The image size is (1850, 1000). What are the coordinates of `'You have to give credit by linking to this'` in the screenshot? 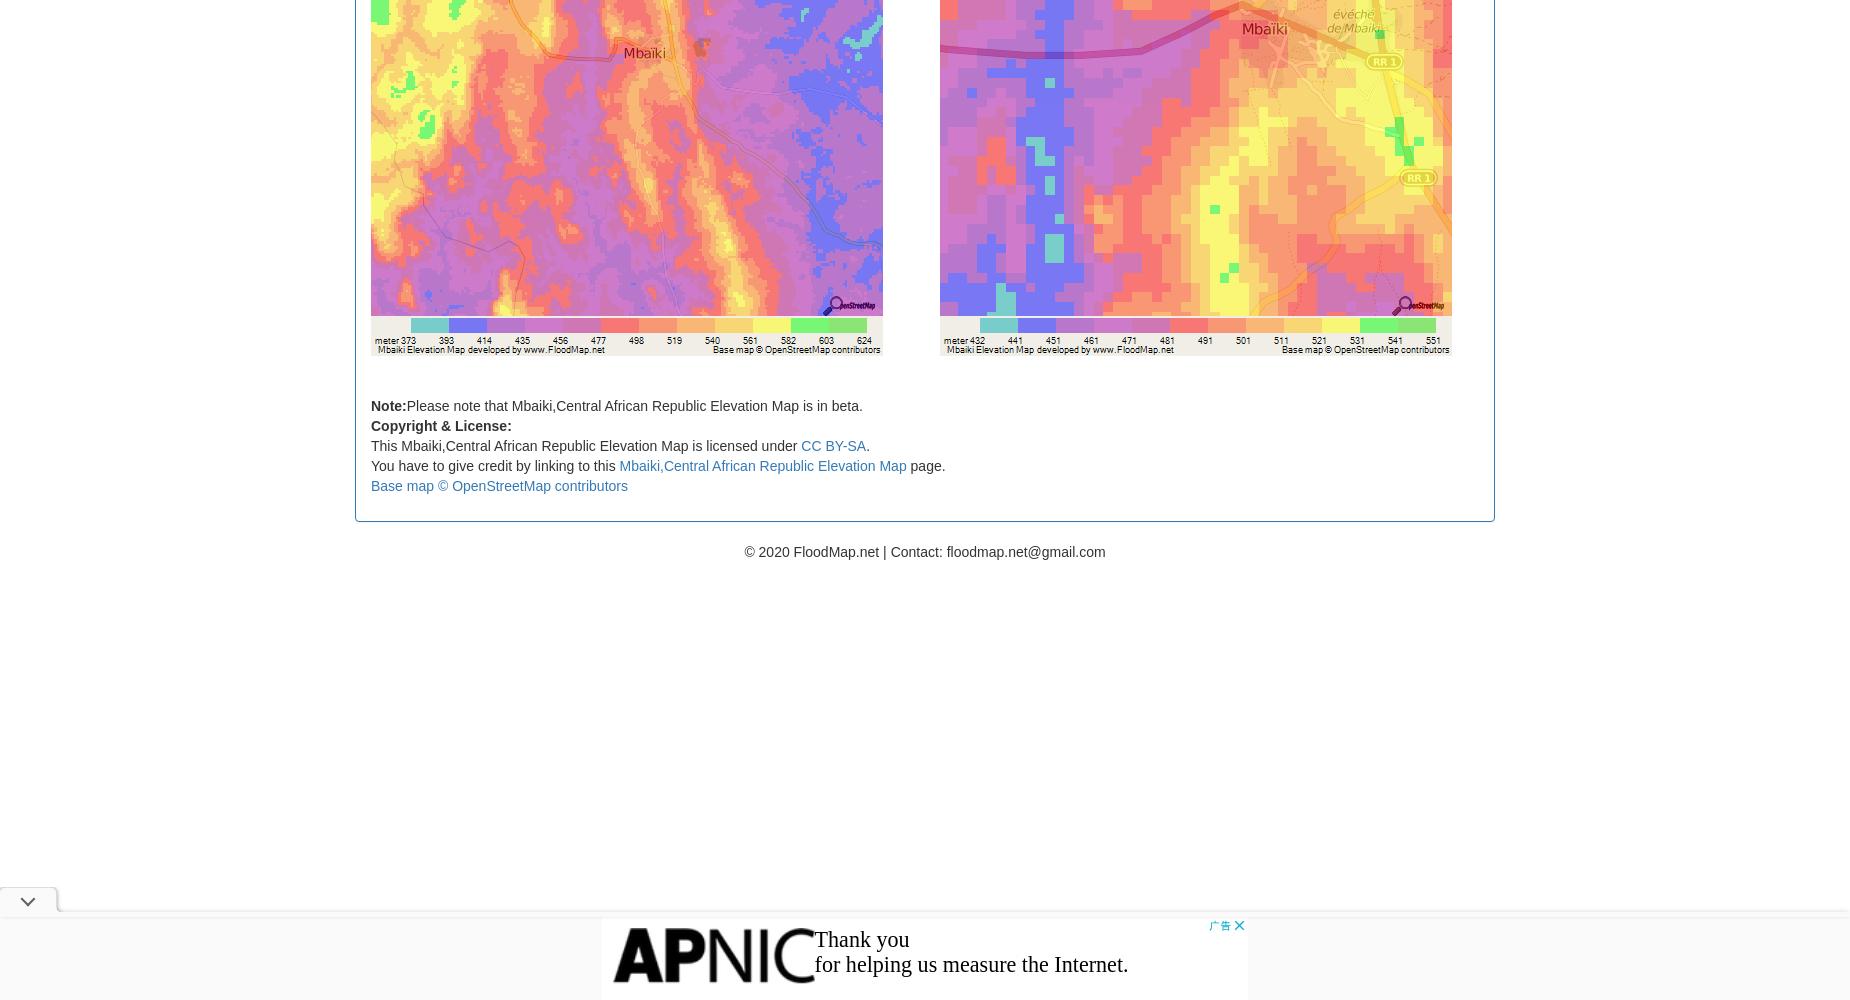 It's located at (495, 464).